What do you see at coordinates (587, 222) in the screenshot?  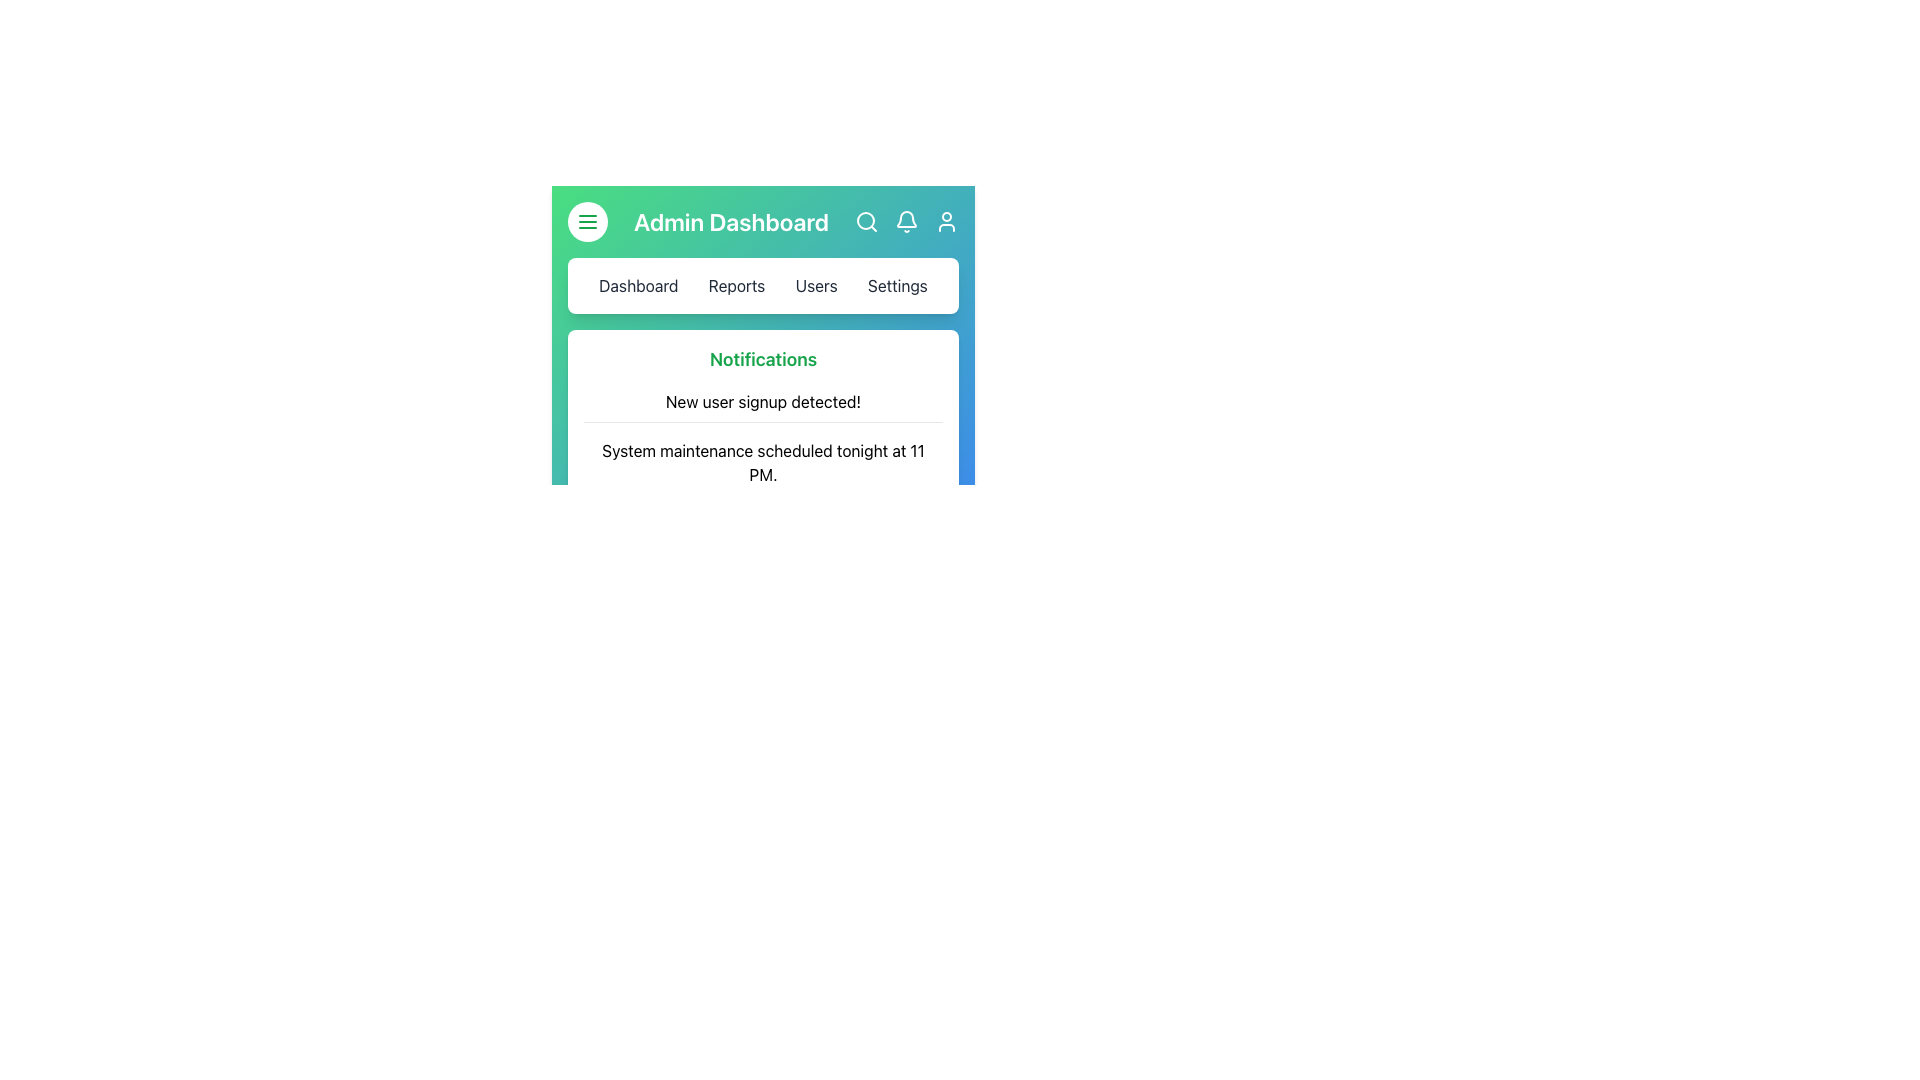 I see `the toggle button located to the left of the 'Admin Dashboard' text in the top navigation bar` at bounding box center [587, 222].